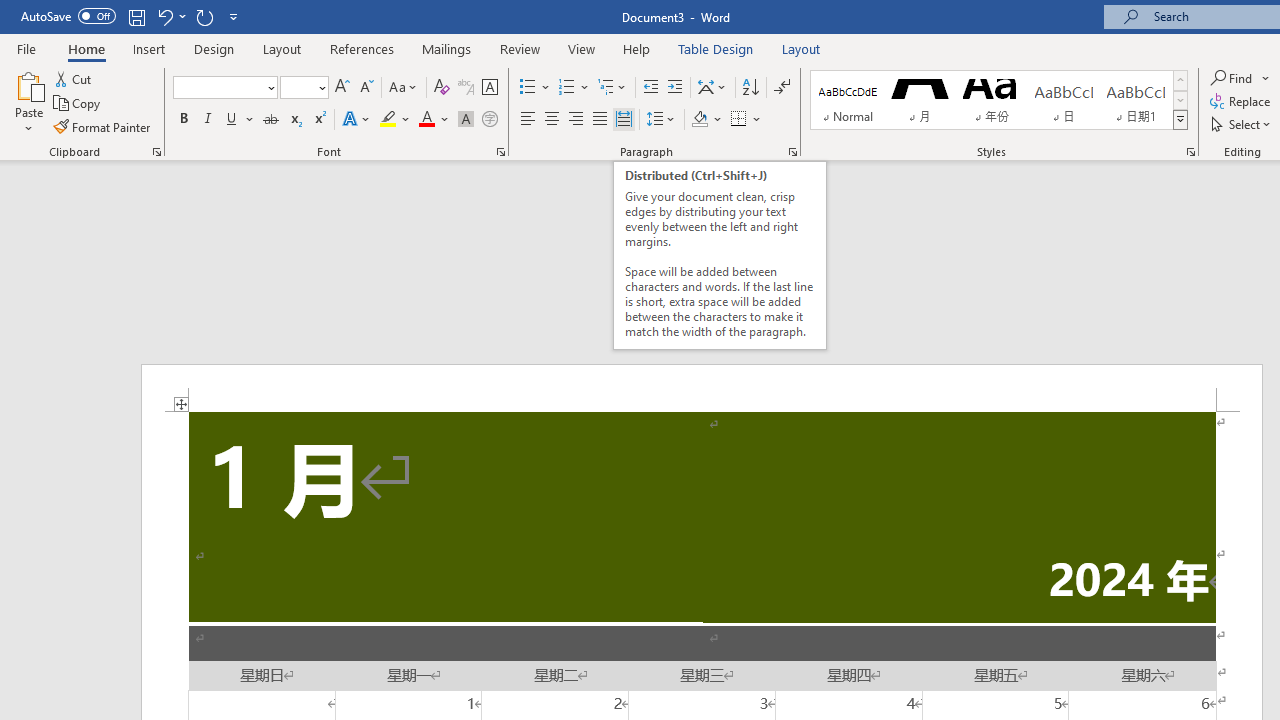  Describe the element at coordinates (164, 16) in the screenshot. I see `'Undo Apply Quick Style'` at that location.